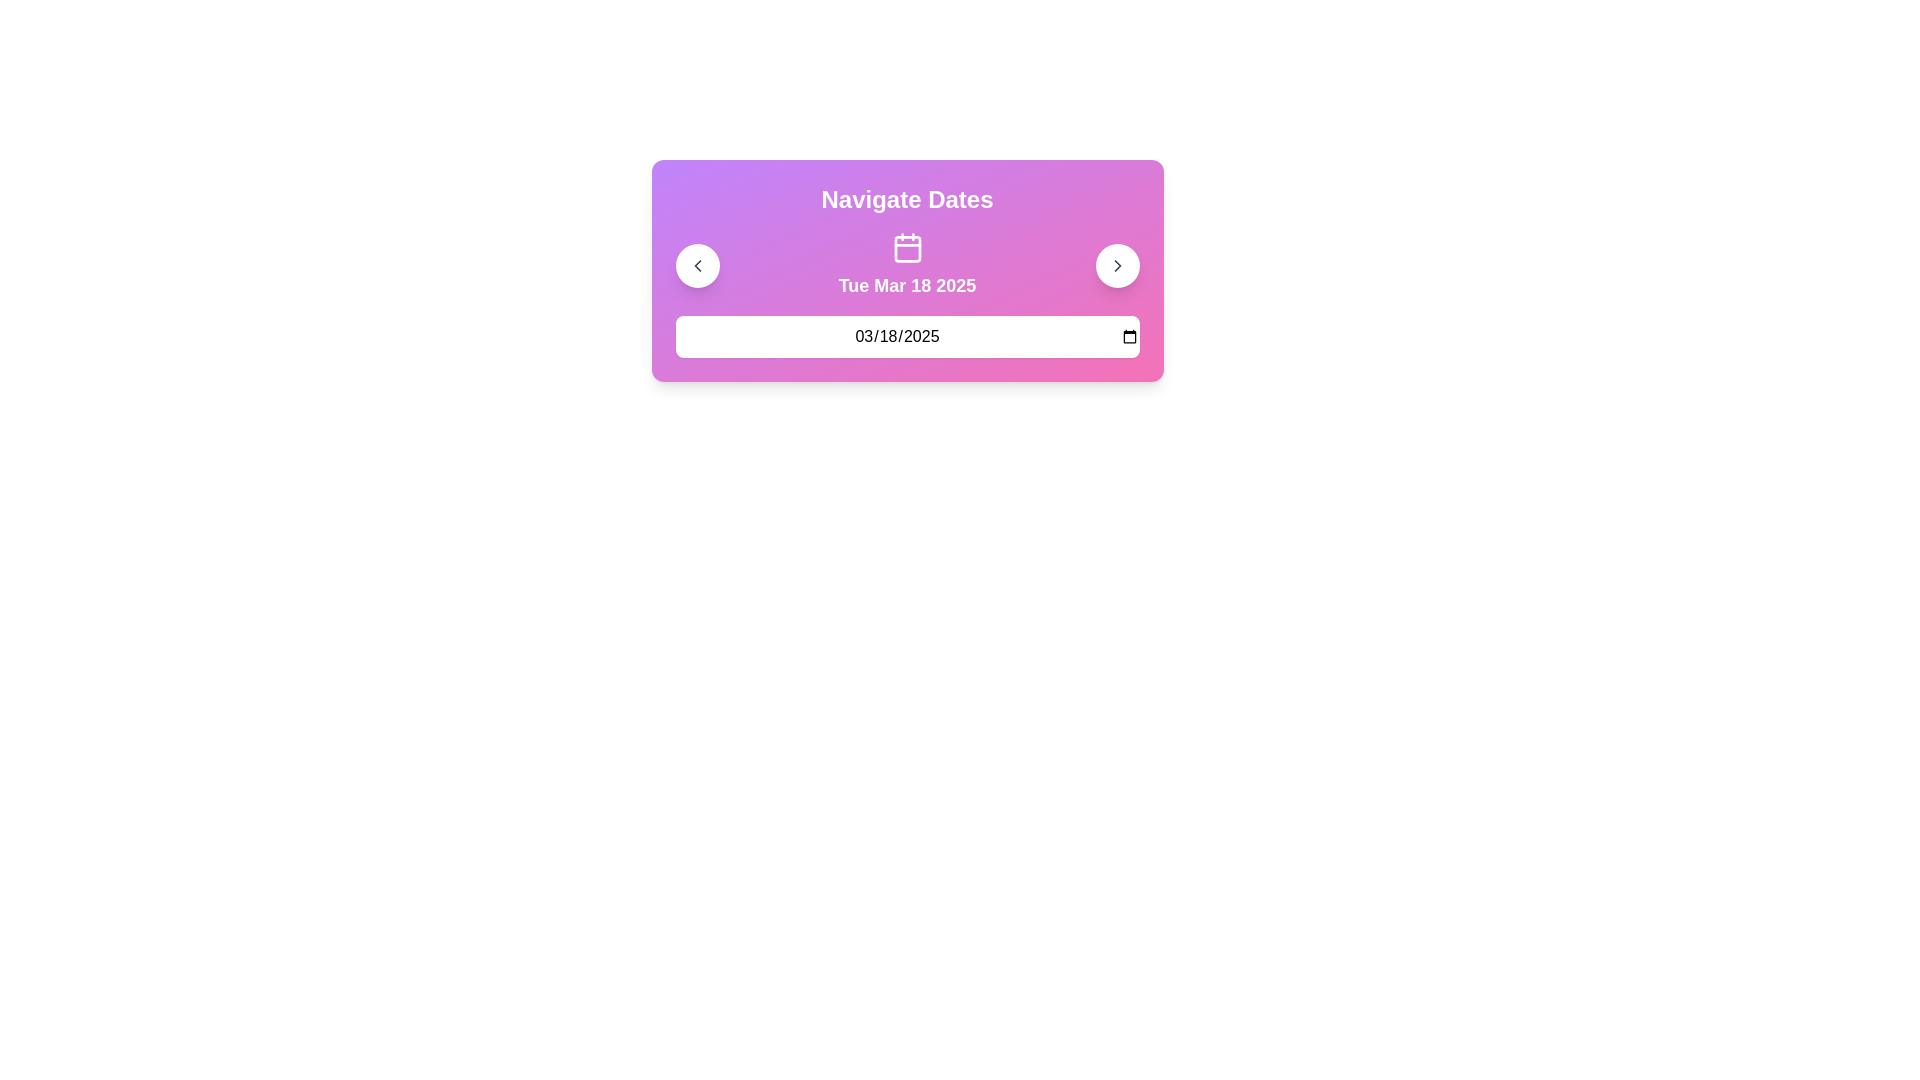 The image size is (1920, 1080). Describe the element at coordinates (1116, 265) in the screenshot. I see `the circular button with a white background and a rightward arrow icon` at that location.